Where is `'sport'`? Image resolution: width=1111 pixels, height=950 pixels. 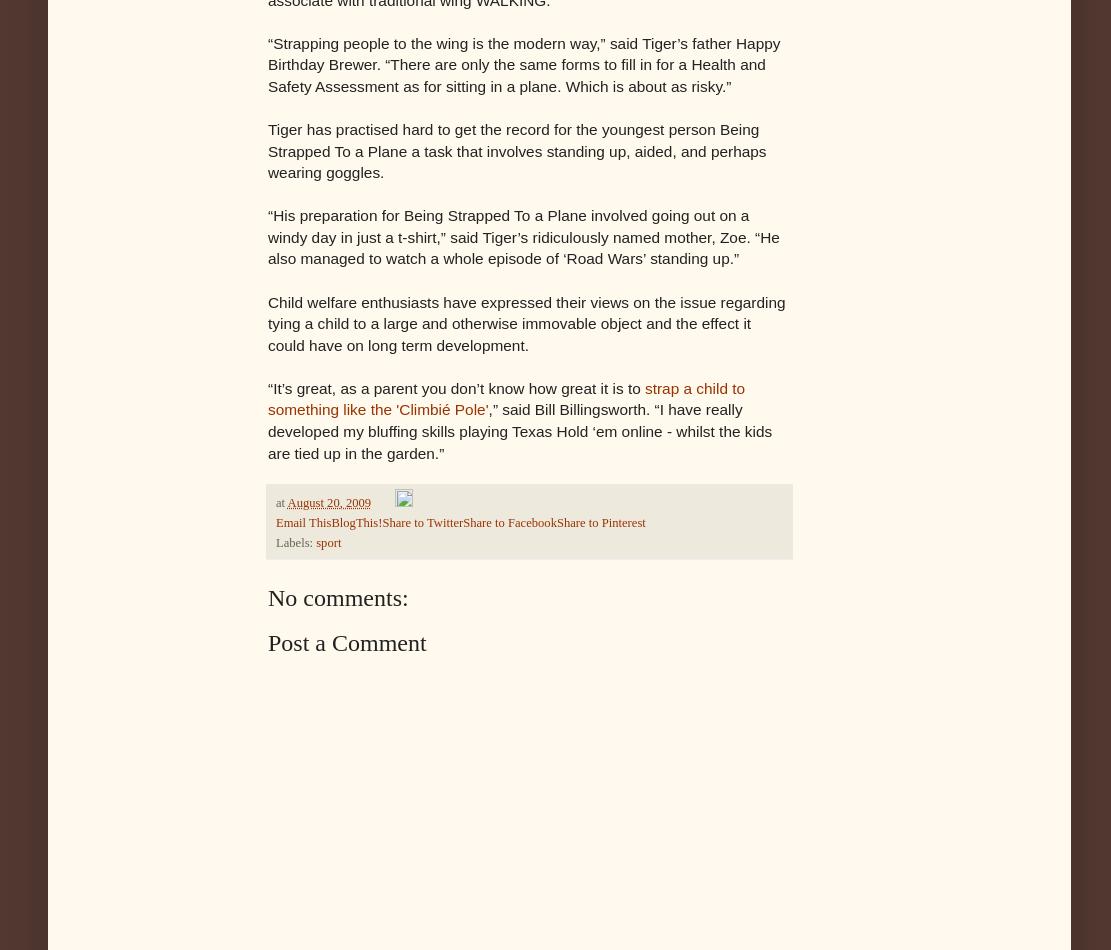
'sport' is located at coordinates (327, 543).